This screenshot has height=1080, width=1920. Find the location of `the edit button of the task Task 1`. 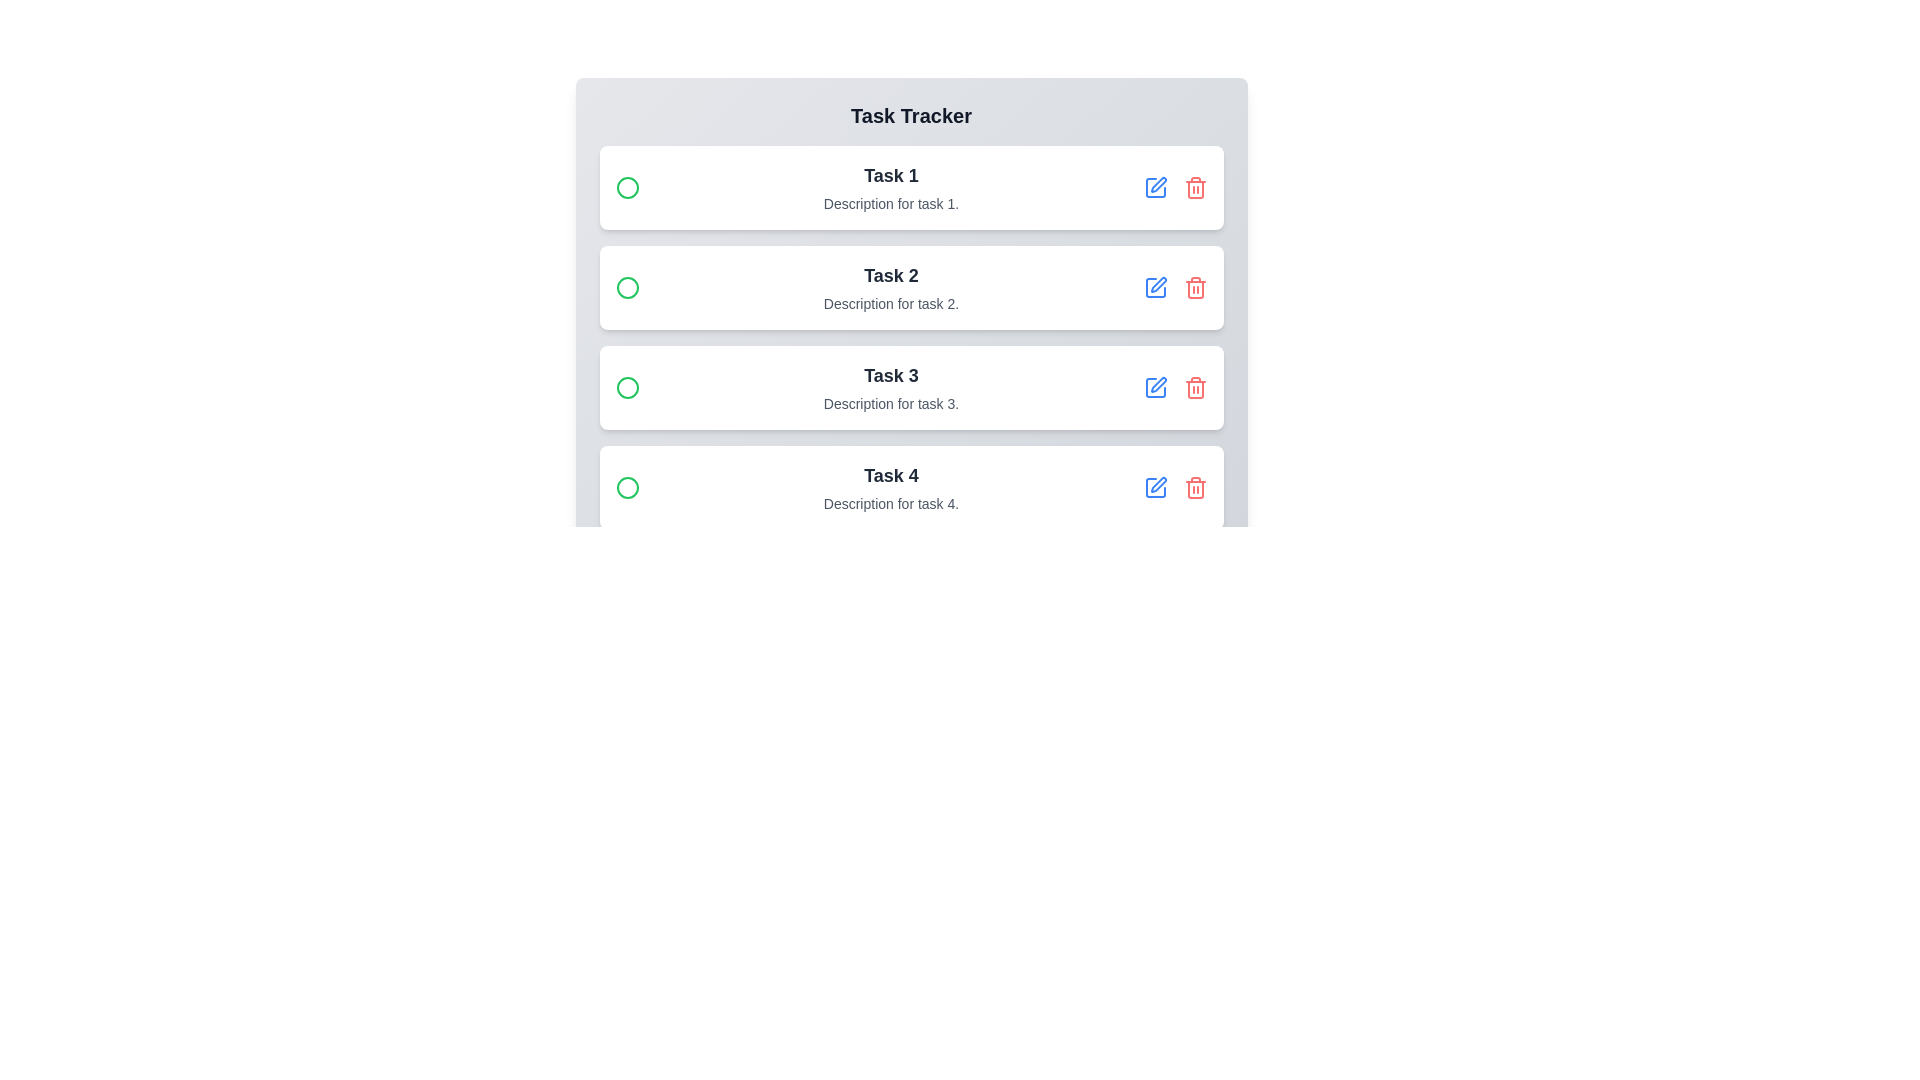

the edit button of the task Task 1 is located at coordinates (1155, 188).